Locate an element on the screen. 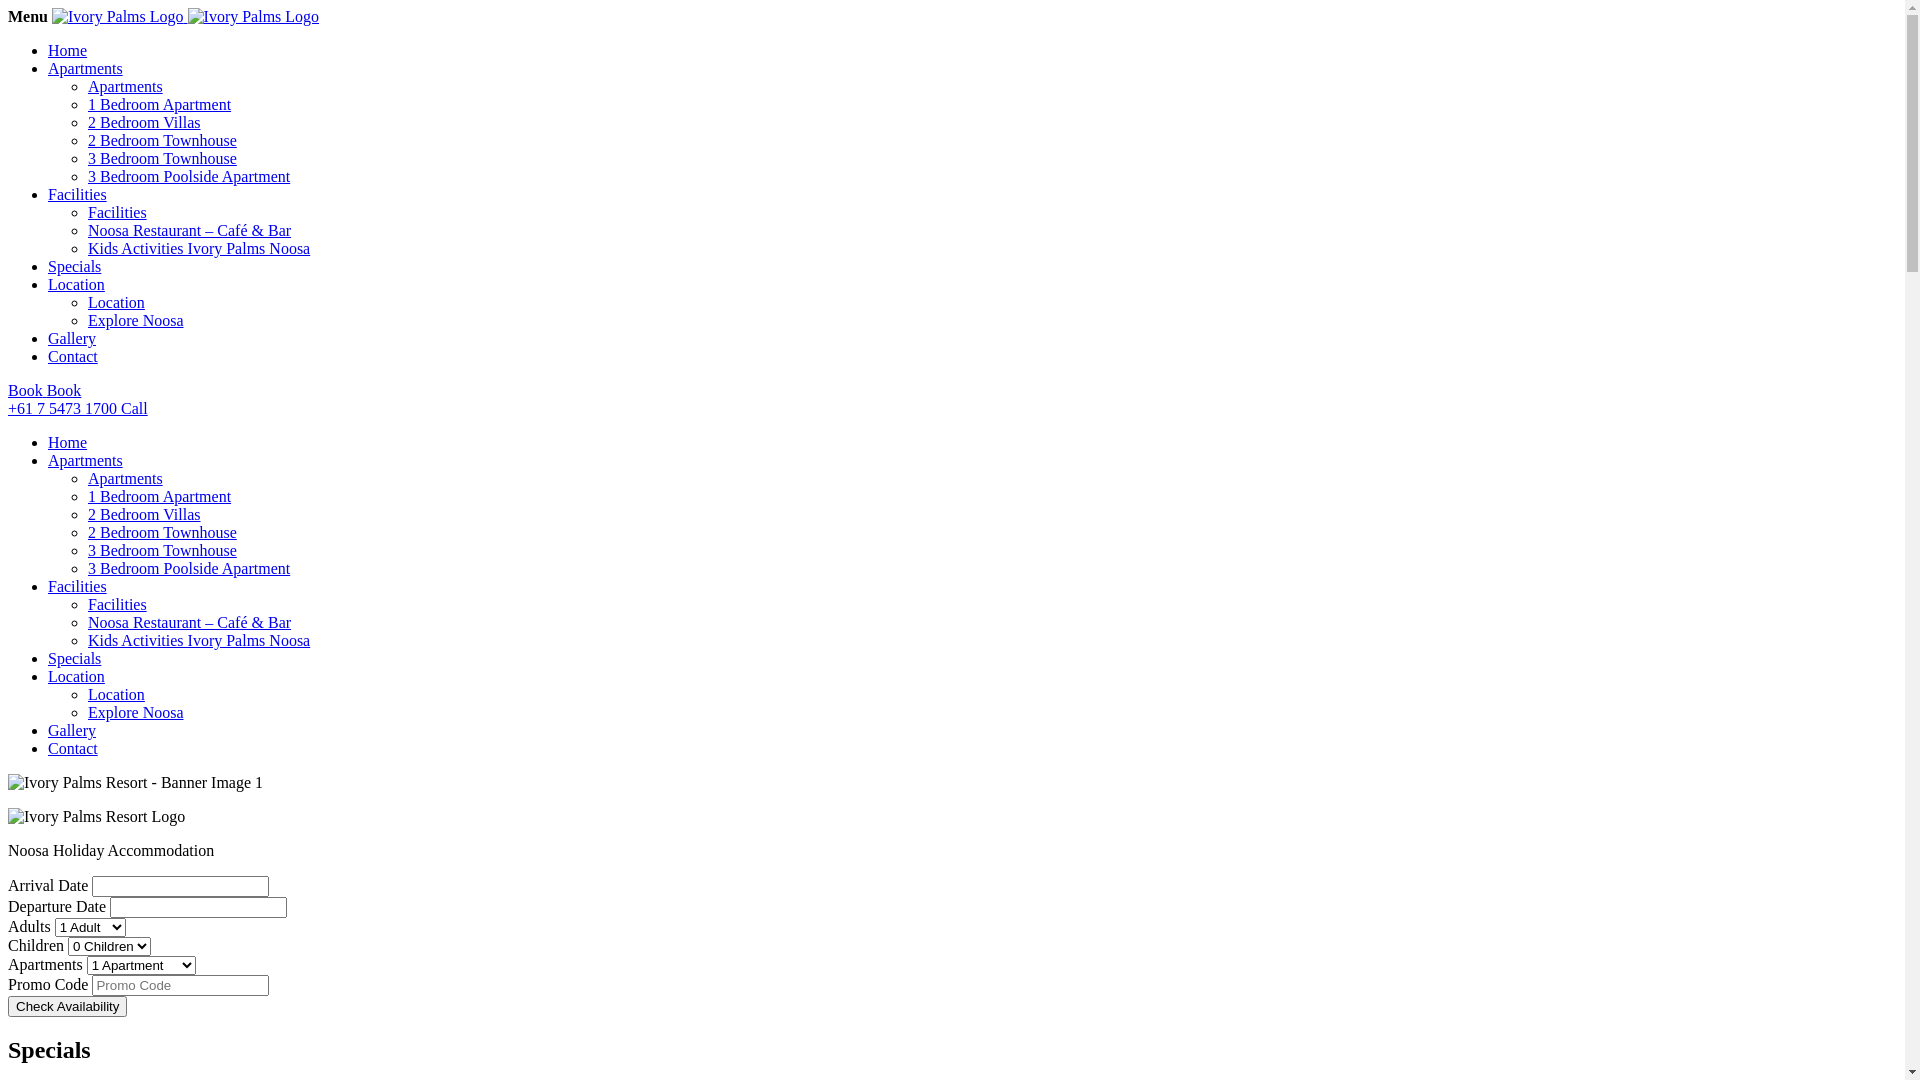 The height and width of the screenshot is (1080, 1920). 'Facilities' is located at coordinates (116, 603).